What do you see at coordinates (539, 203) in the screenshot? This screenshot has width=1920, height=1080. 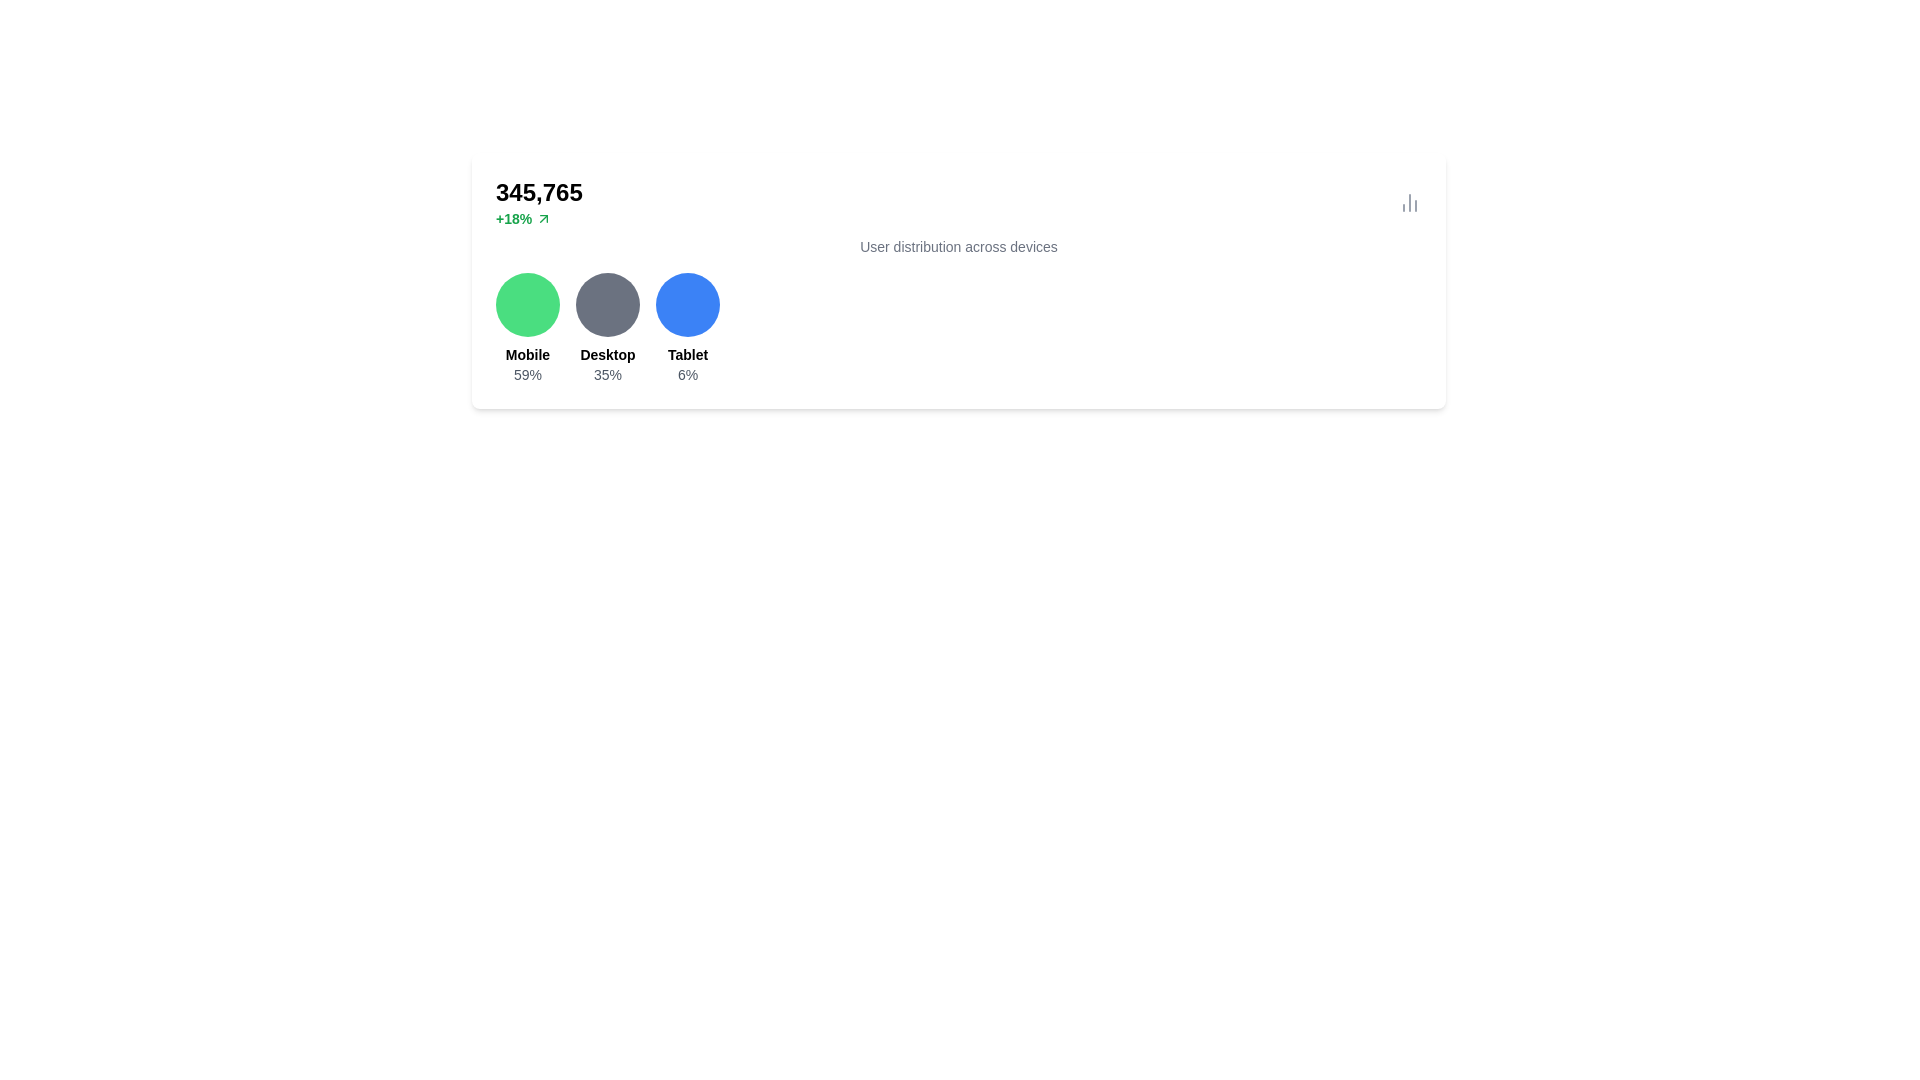 I see `the text display element showing numeric and percentage indicators located near the top-left corner of the user distribution statistics section` at bounding box center [539, 203].